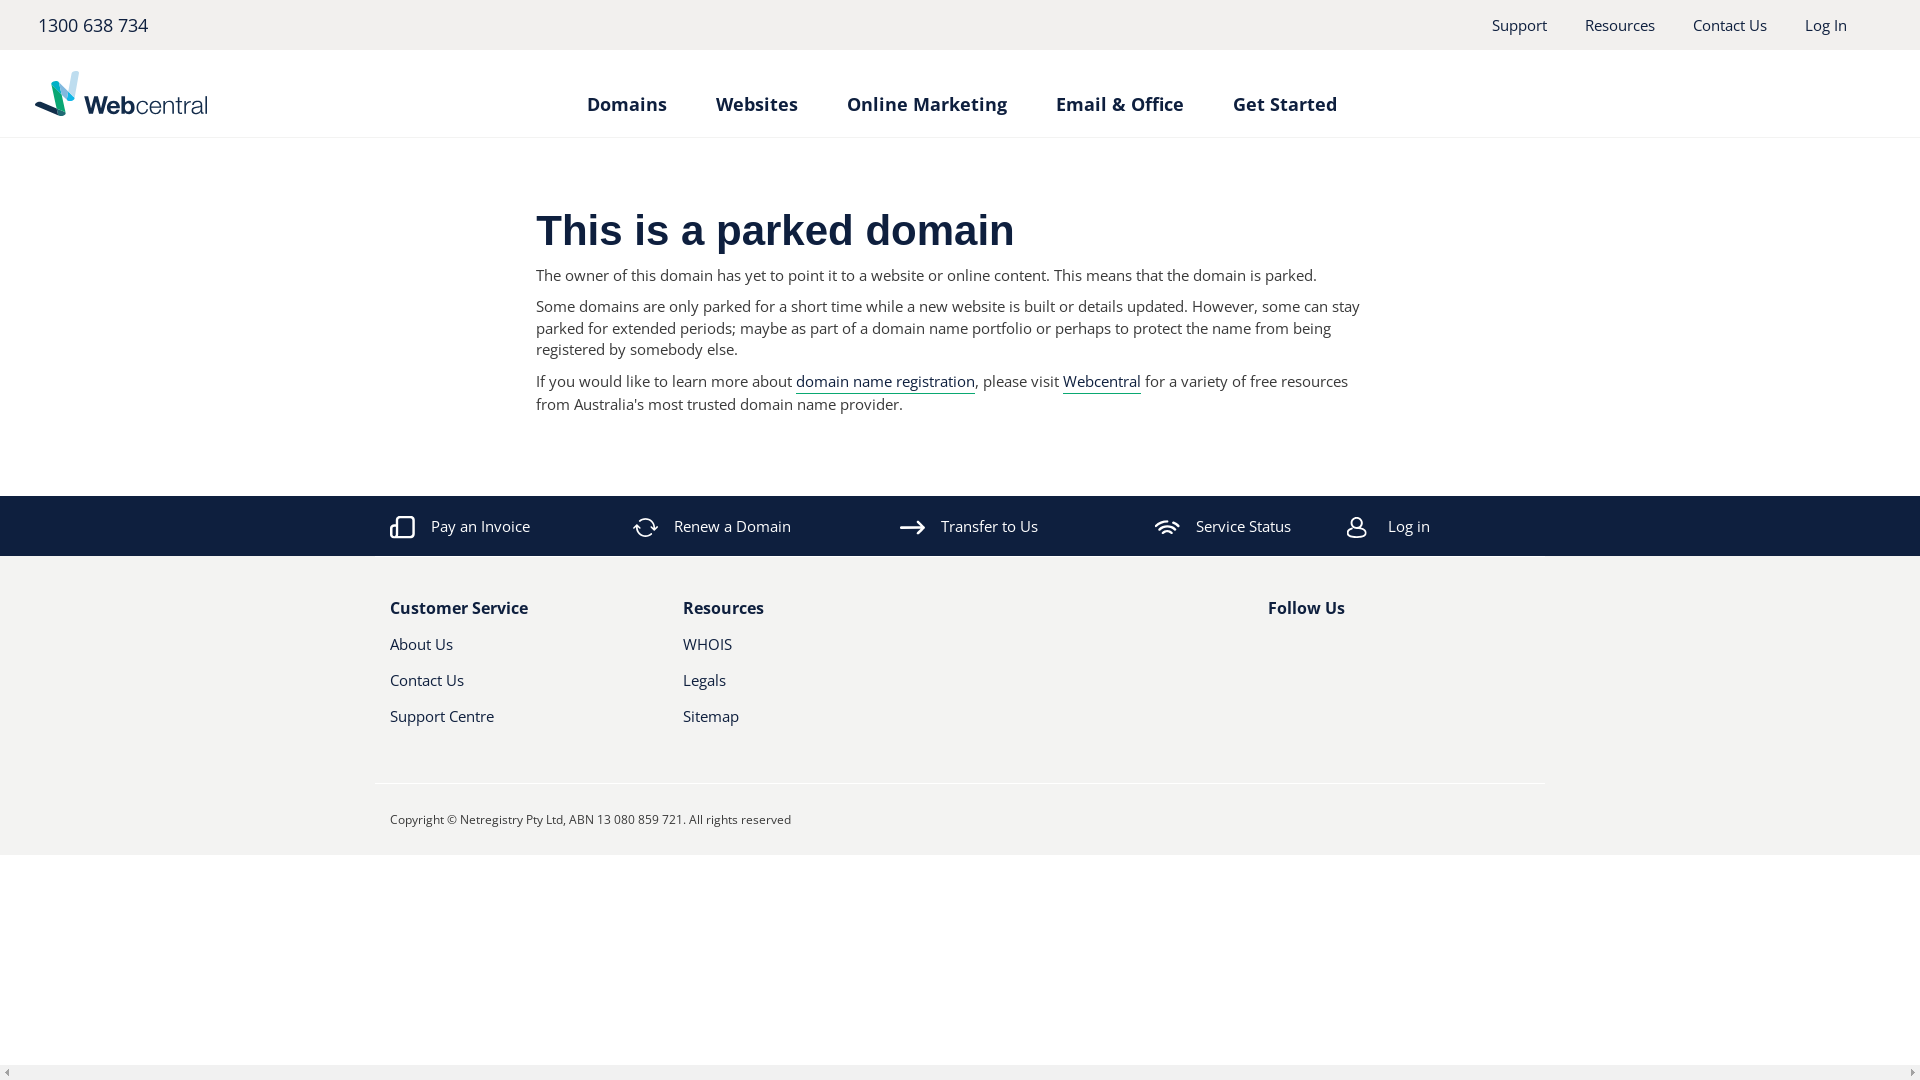  Describe the element at coordinates (925, 94) in the screenshot. I see `'Online Marketing'` at that location.